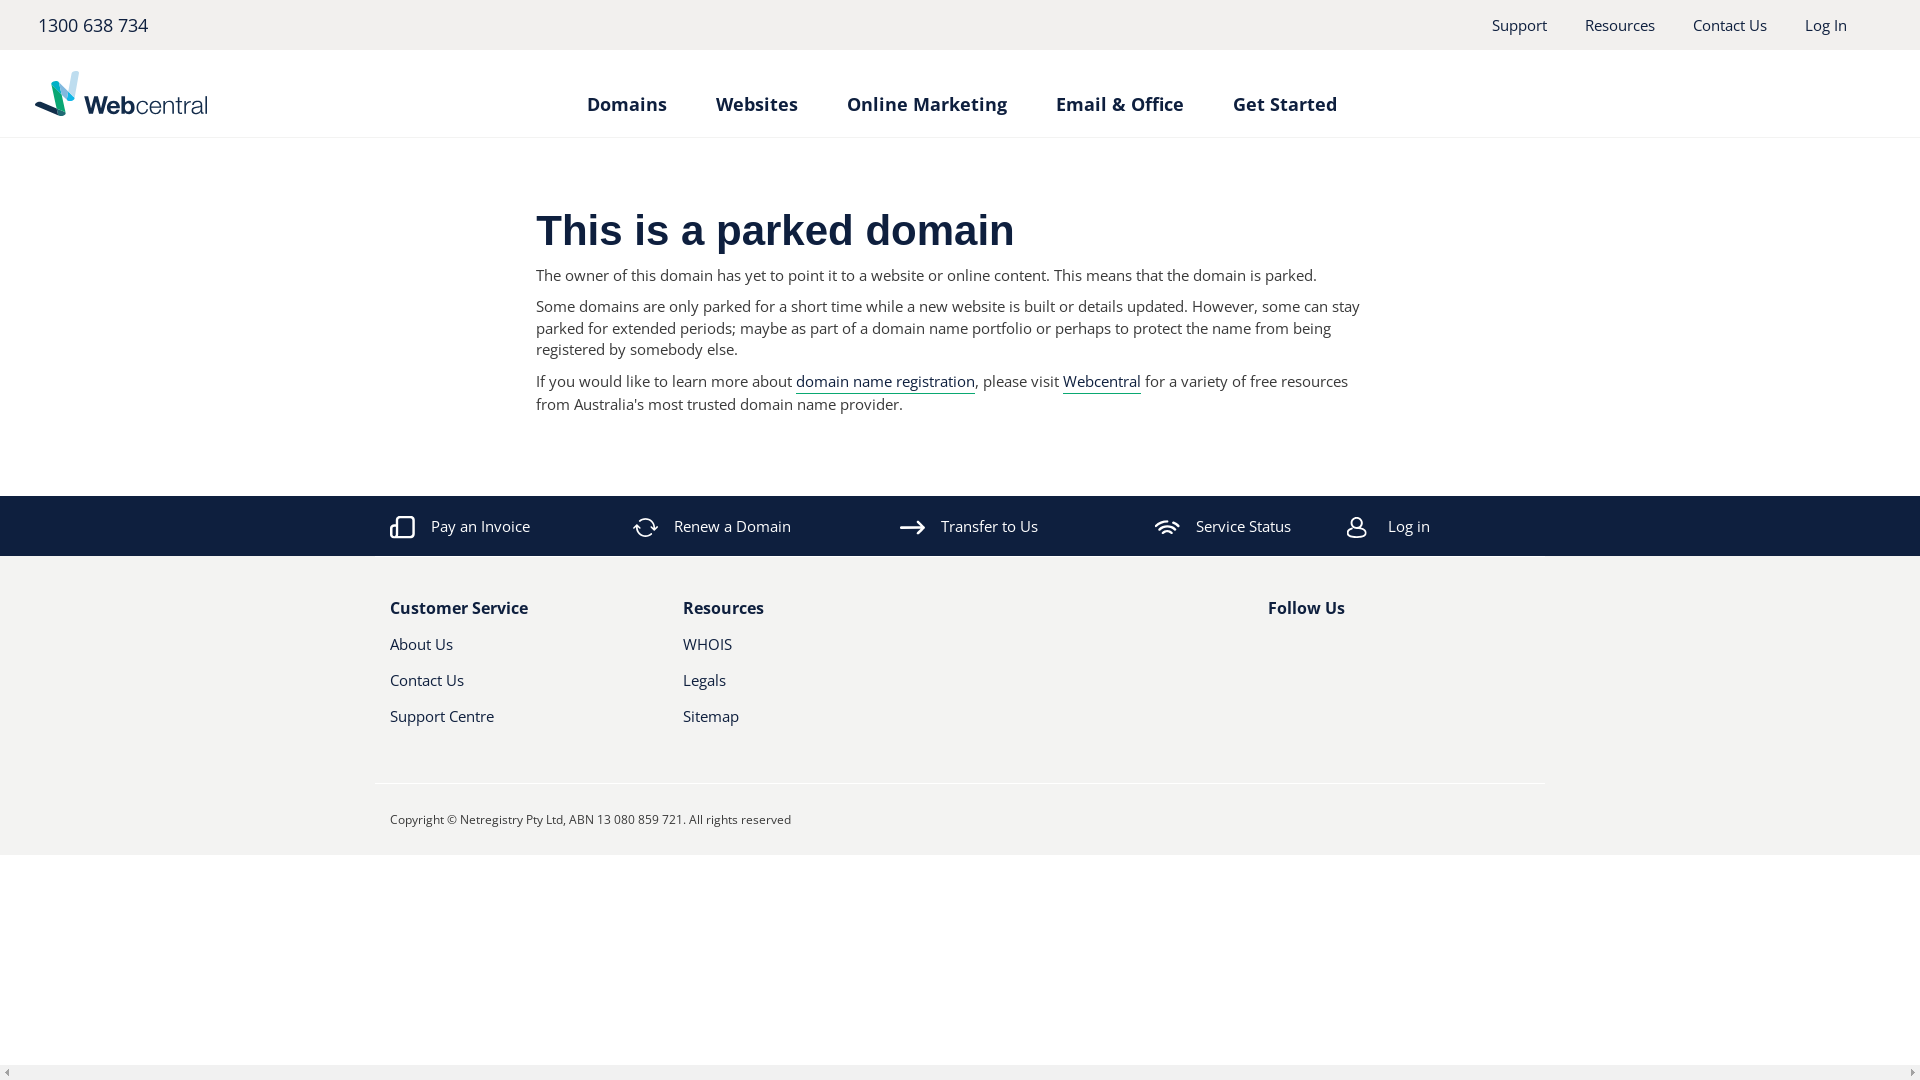  Describe the element at coordinates (925, 94) in the screenshot. I see `'Online Marketing'` at that location.